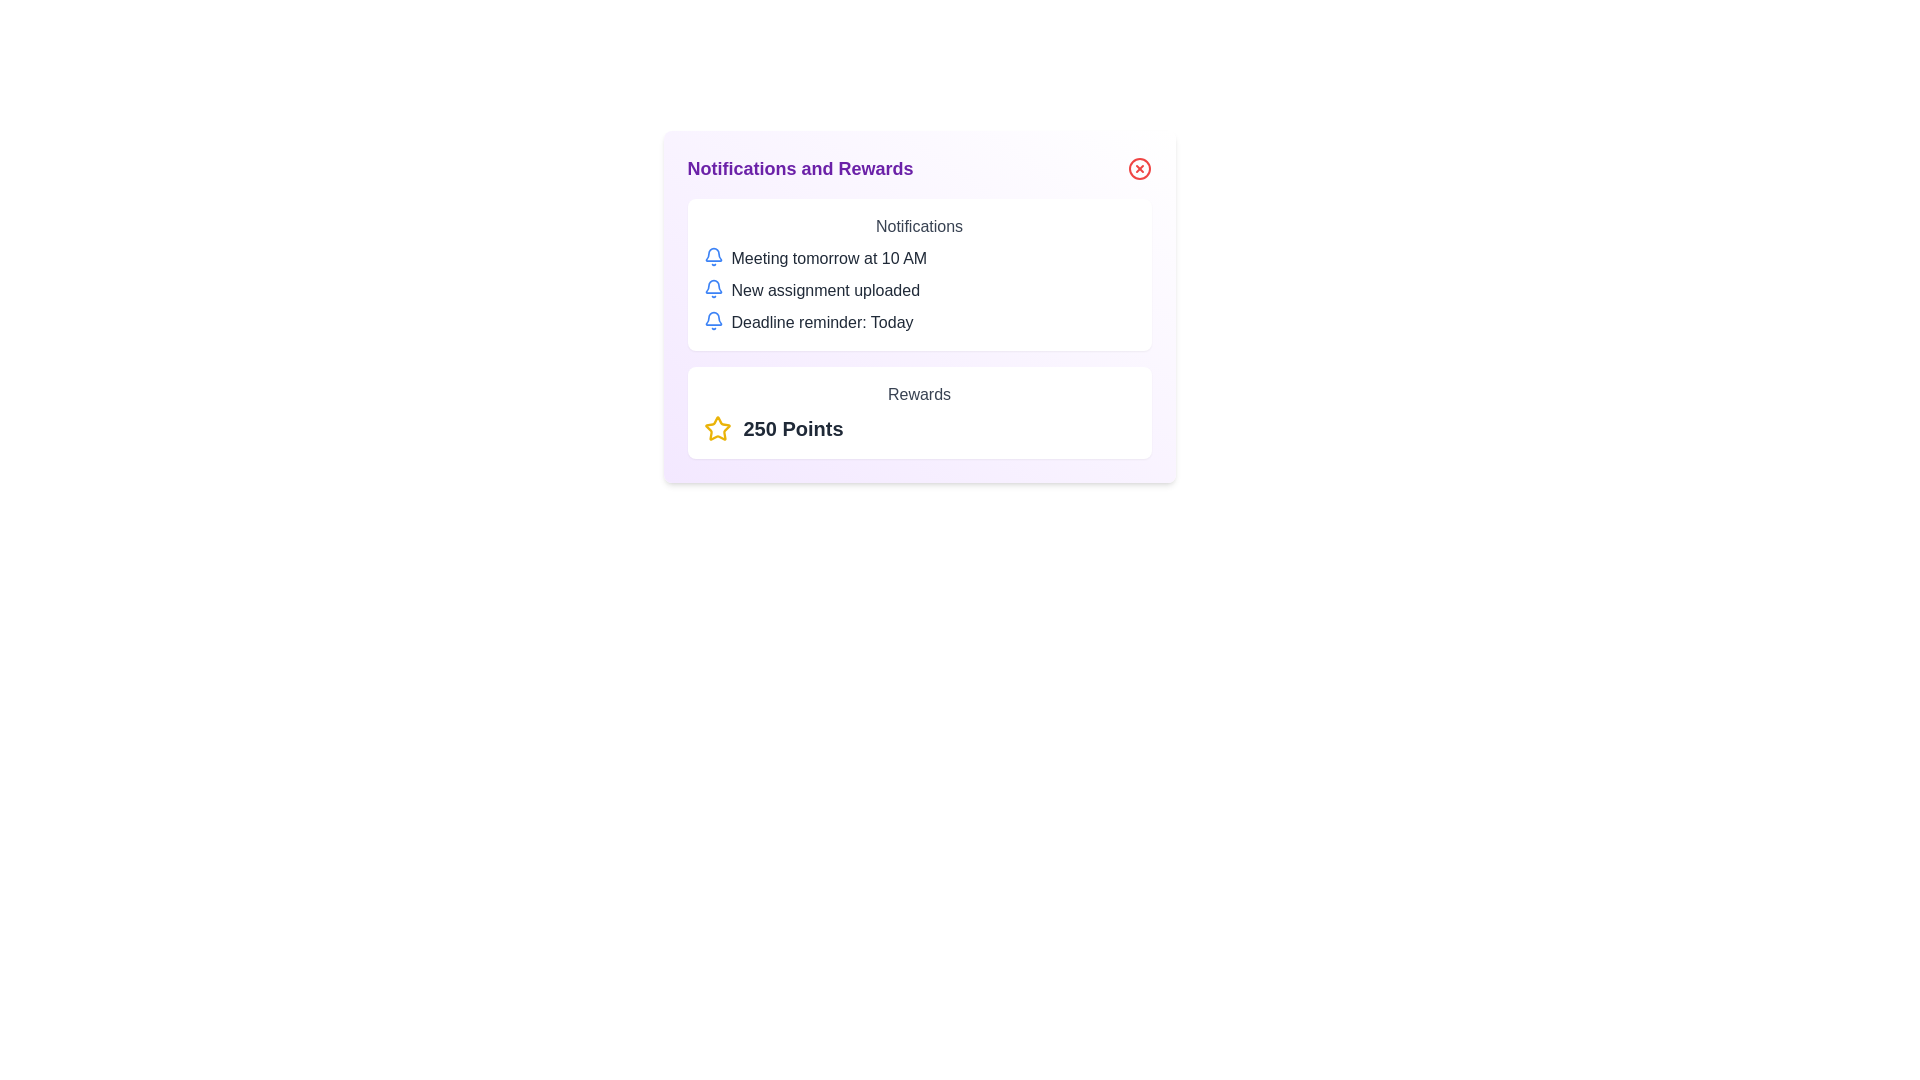 This screenshot has height=1080, width=1920. I want to click on the Text Label displaying '250 Points' in the rewards section, located to the right of the golden star icon, so click(792, 427).